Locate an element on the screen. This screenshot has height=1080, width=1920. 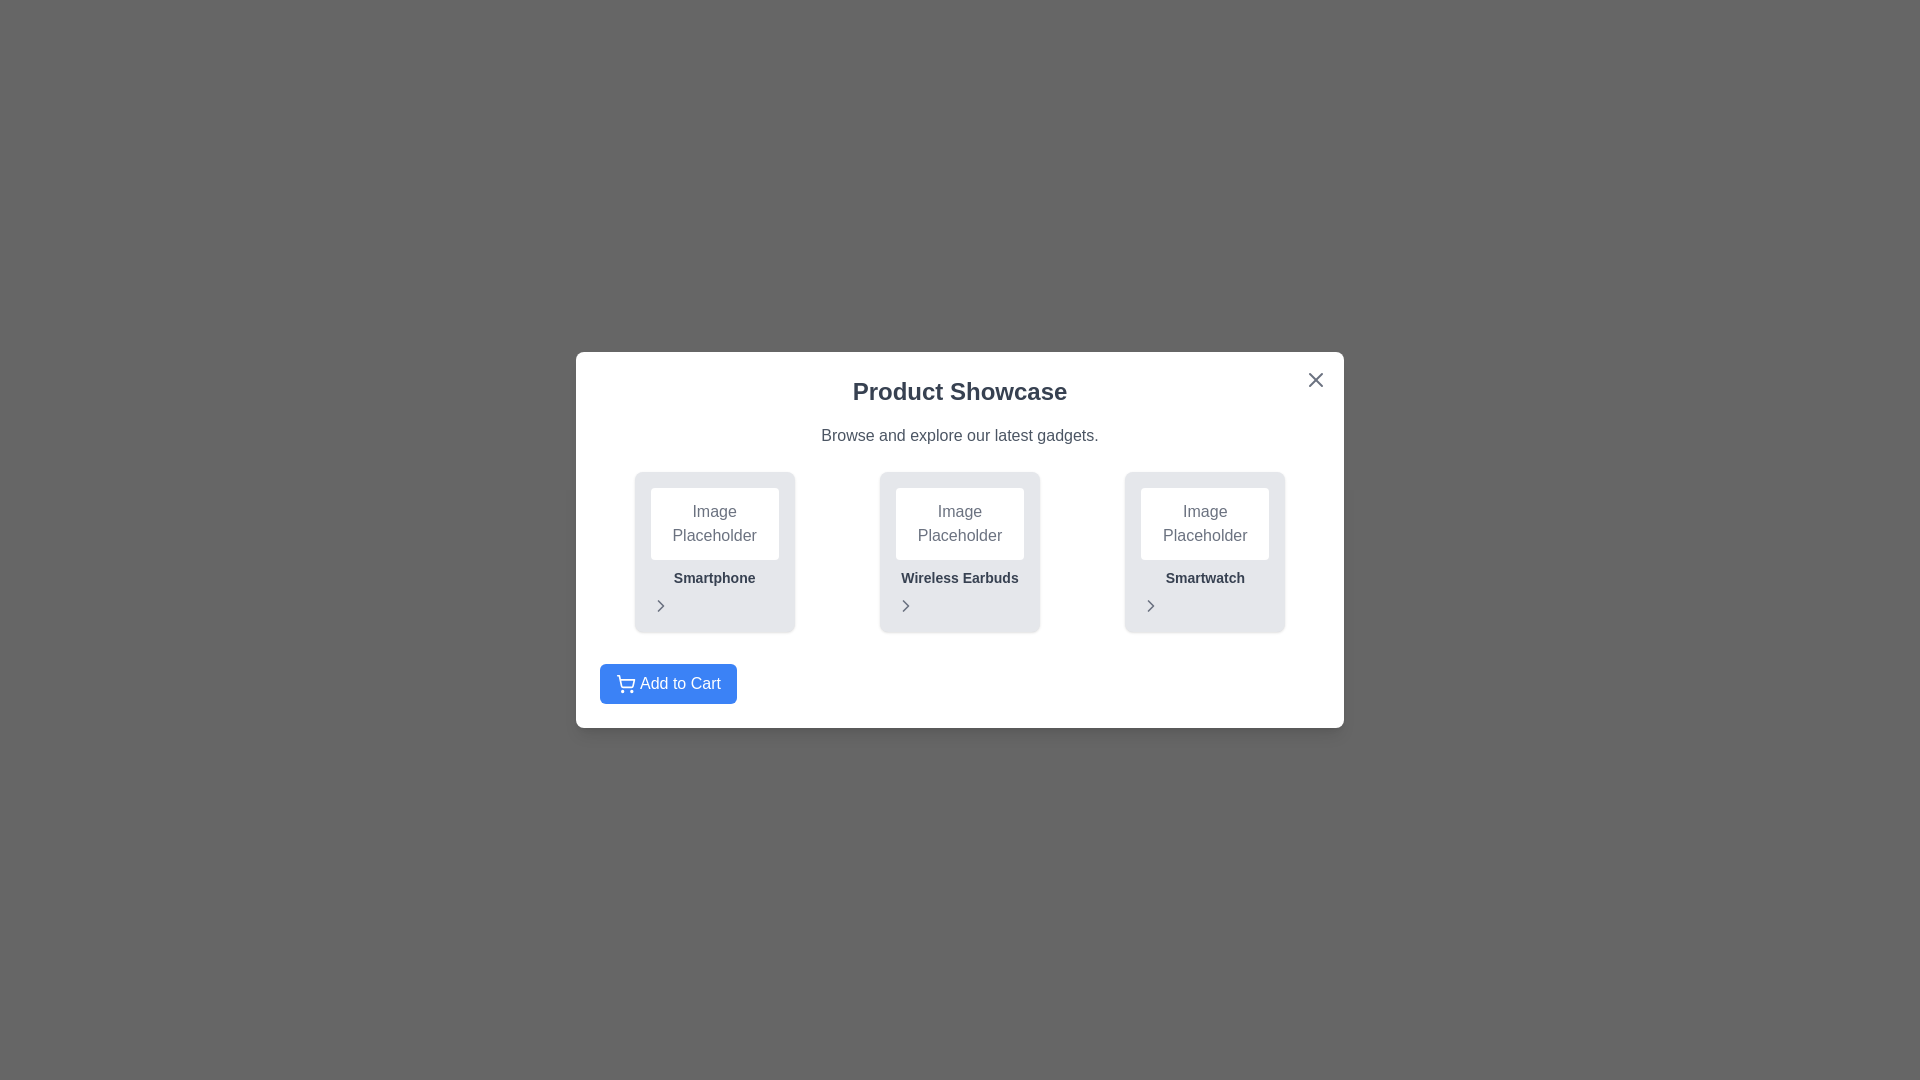
text content of the placeholder Text Label indicating where product images or labels would be displayed, located in the third column of a three-column layout is located at coordinates (1204, 523).